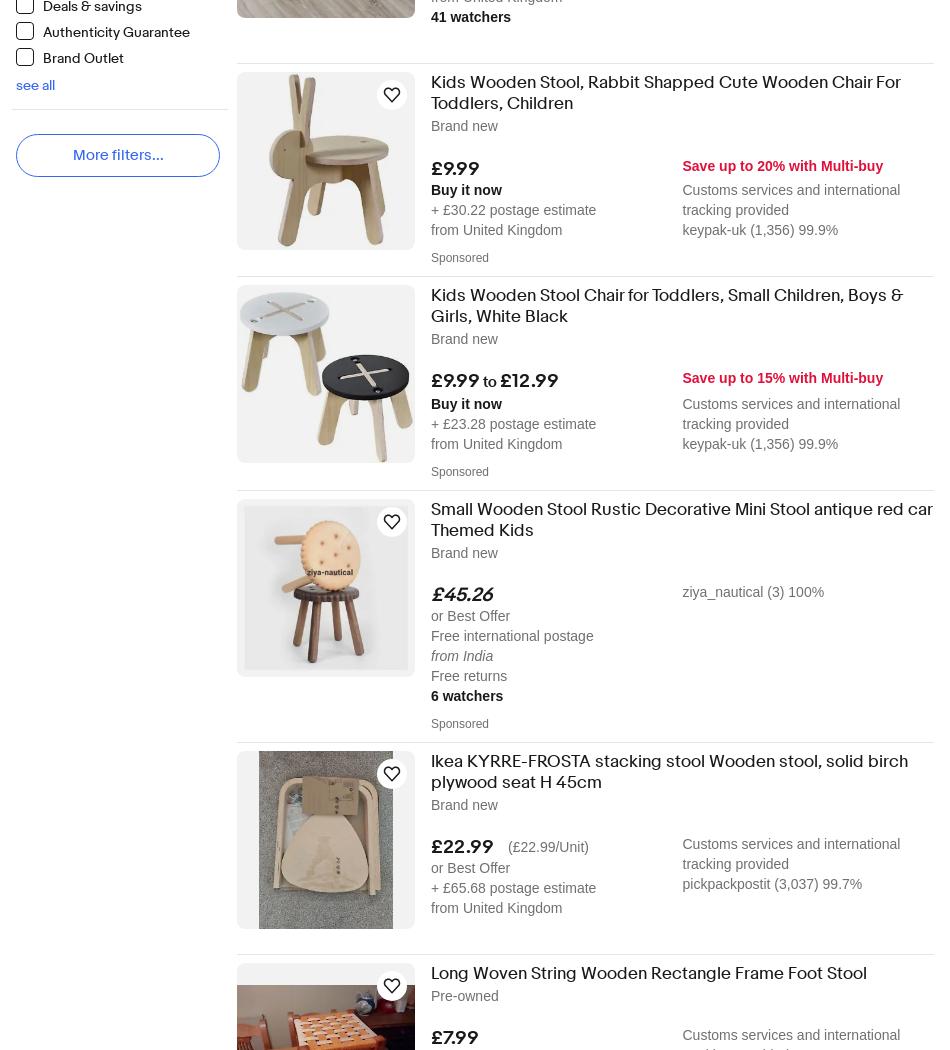 The image size is (950, 1050). What do you see at coordinates (466, 696) in the screenshot?
I see `'6 watchers'` at bounding box center [466, 696].